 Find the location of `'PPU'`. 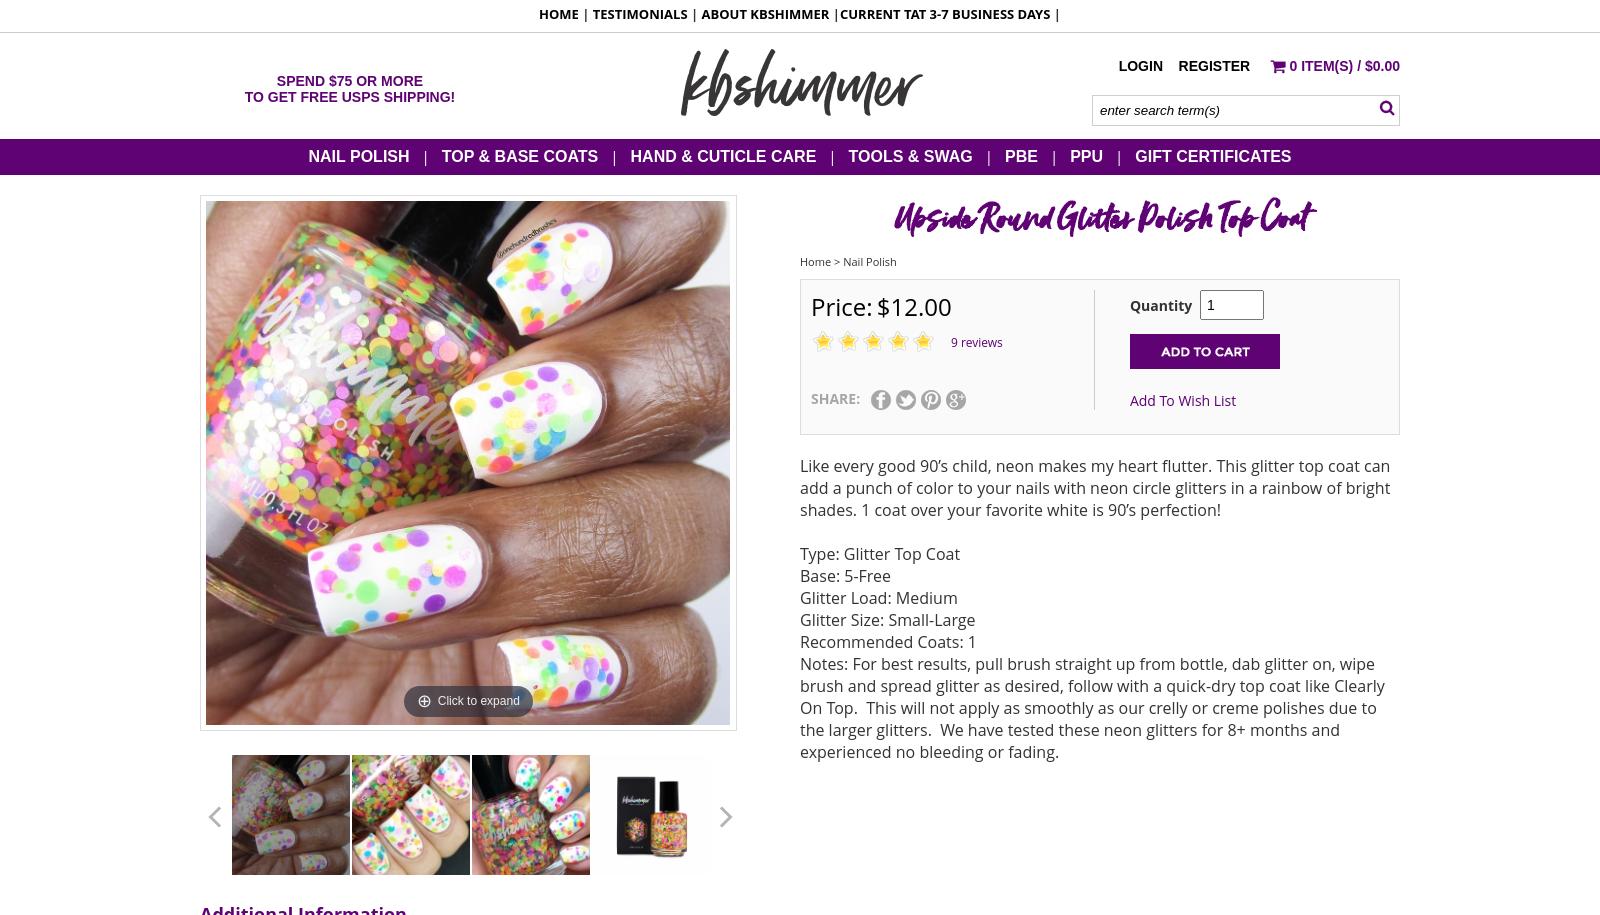

'PPU' is located at coordinates (1086, 154).